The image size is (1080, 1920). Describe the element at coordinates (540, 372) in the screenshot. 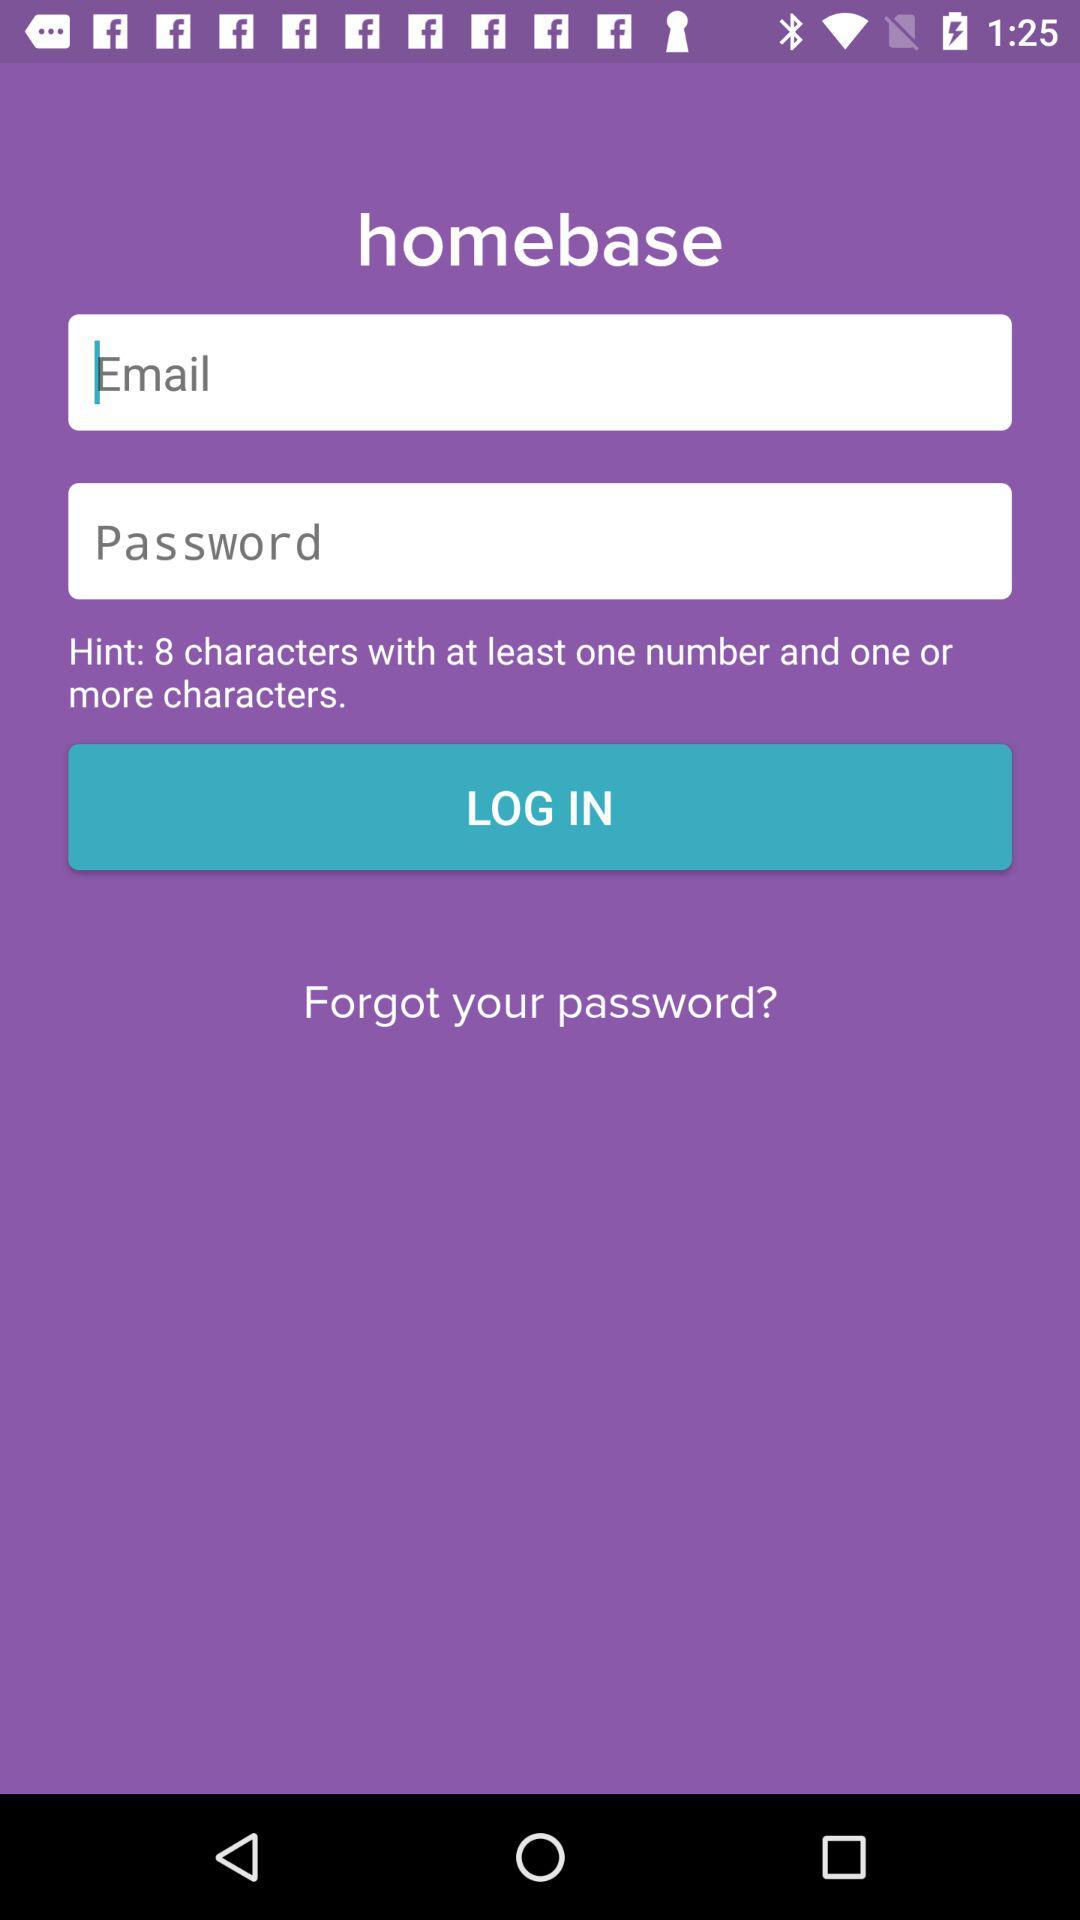

I see `email address` at that location.